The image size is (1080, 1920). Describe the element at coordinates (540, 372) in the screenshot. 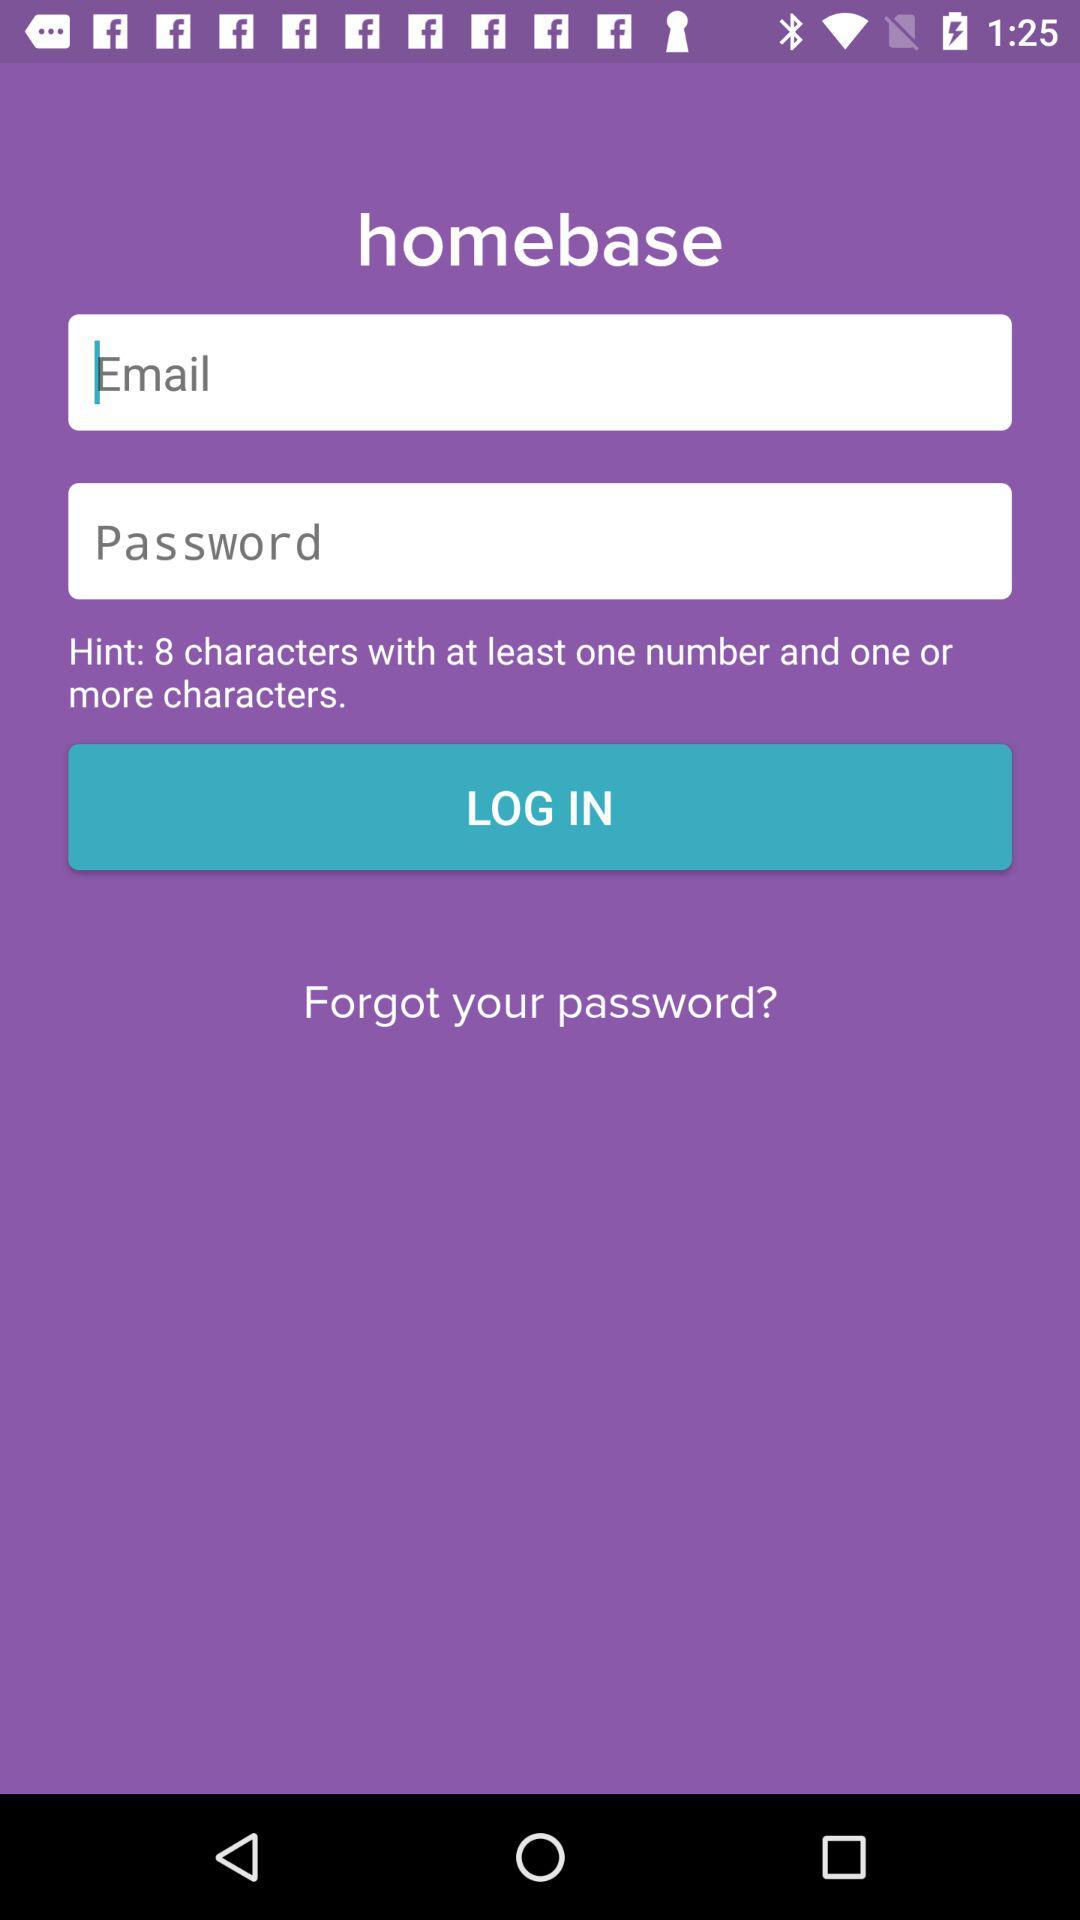

I see `email address` at that location.